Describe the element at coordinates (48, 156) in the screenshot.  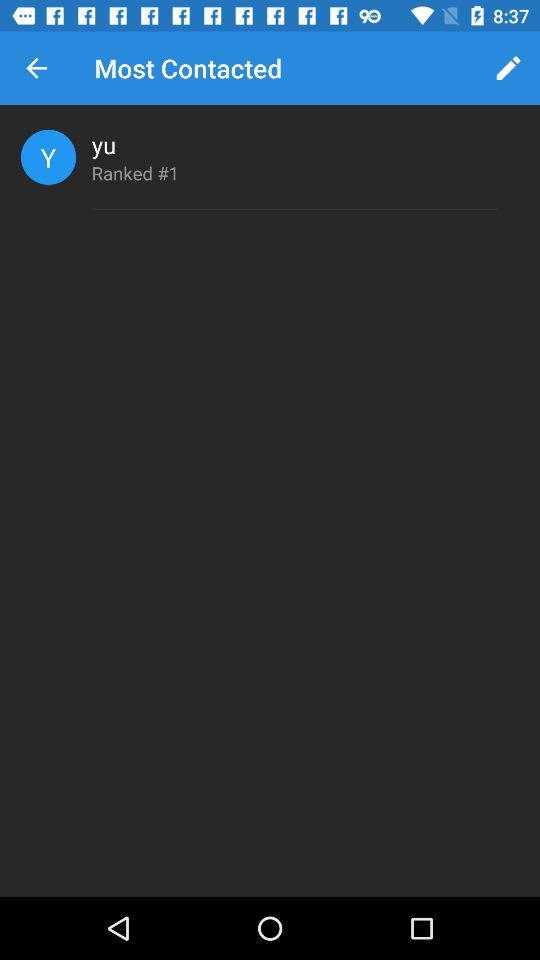
I see `the item next to yu icon` at that location.